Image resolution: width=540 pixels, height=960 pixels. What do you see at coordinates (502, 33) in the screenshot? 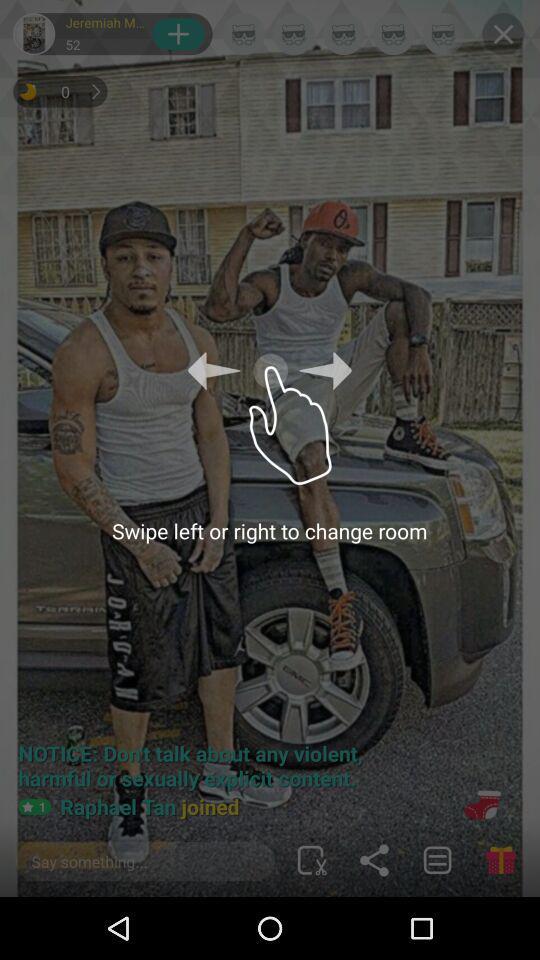
I see `the close icon` at bounding box center [502, 33].